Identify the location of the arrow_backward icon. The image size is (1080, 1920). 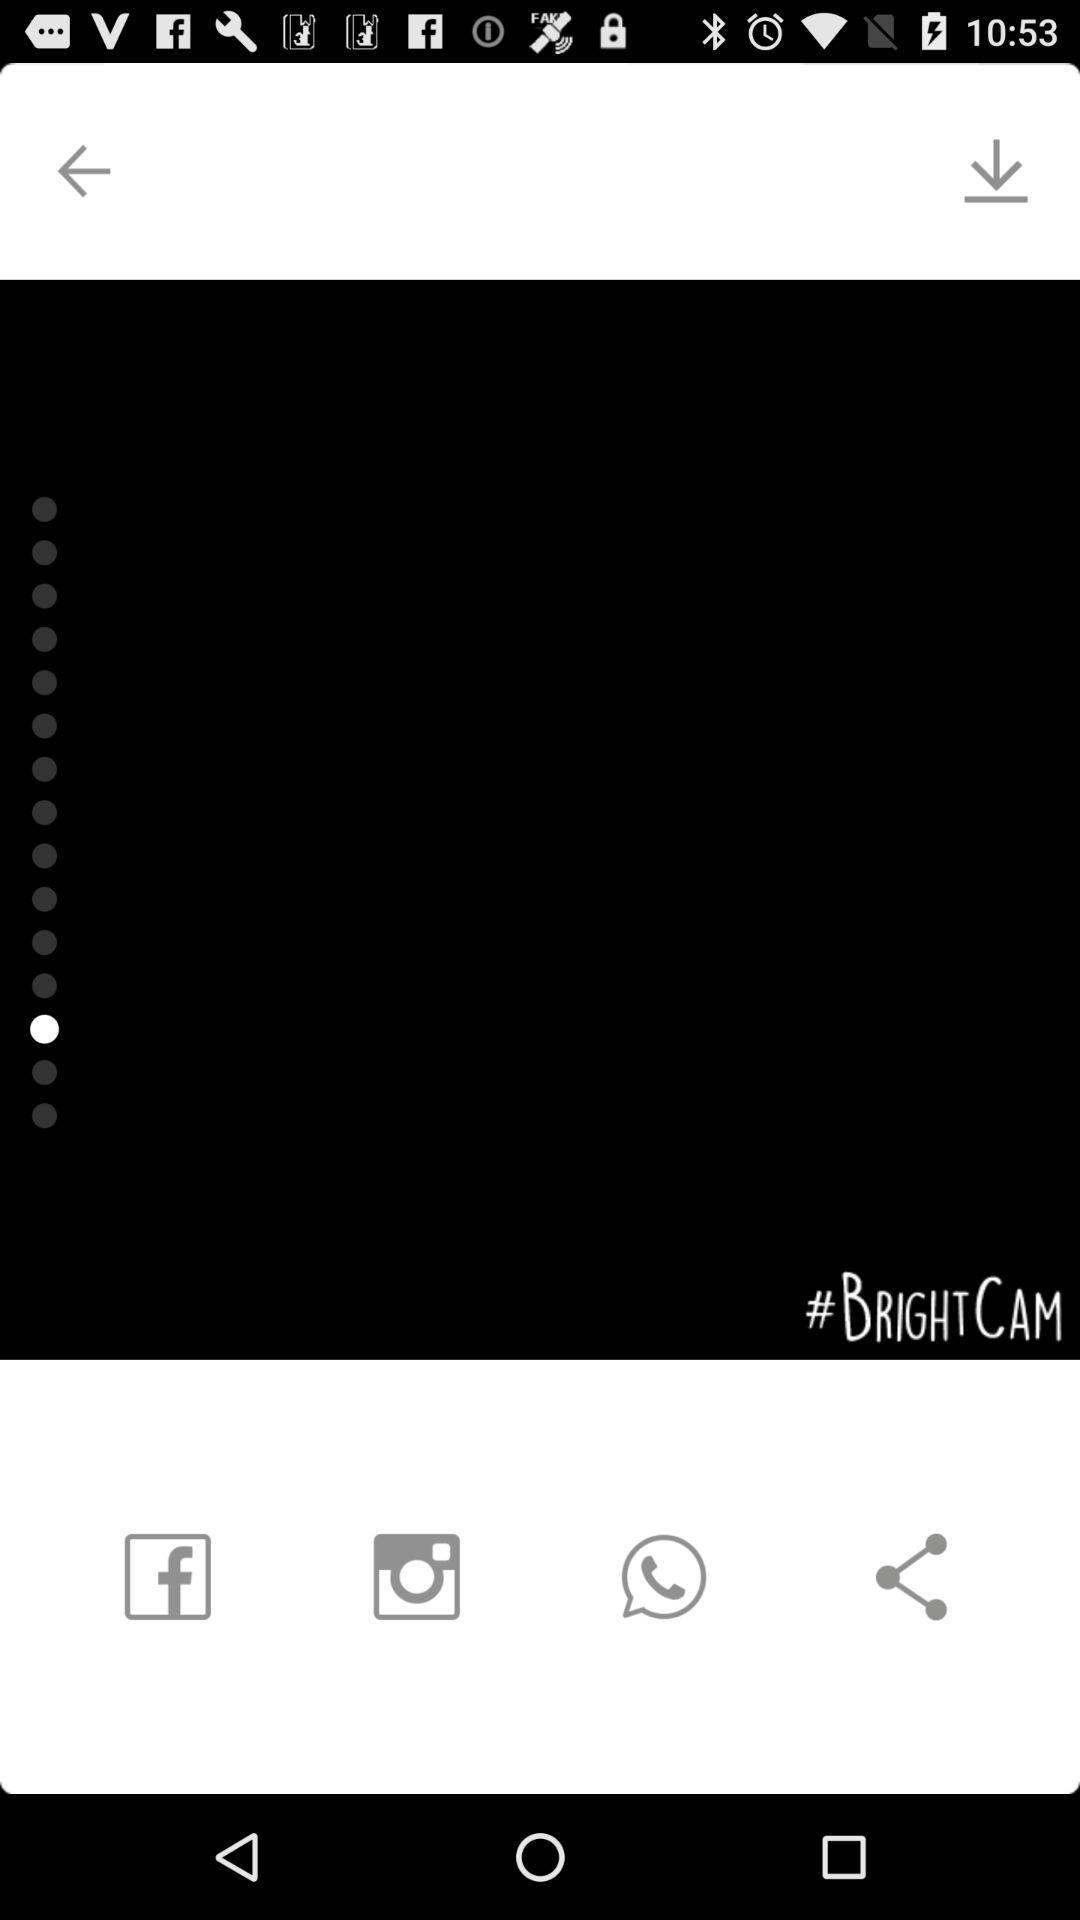
(61, 182).